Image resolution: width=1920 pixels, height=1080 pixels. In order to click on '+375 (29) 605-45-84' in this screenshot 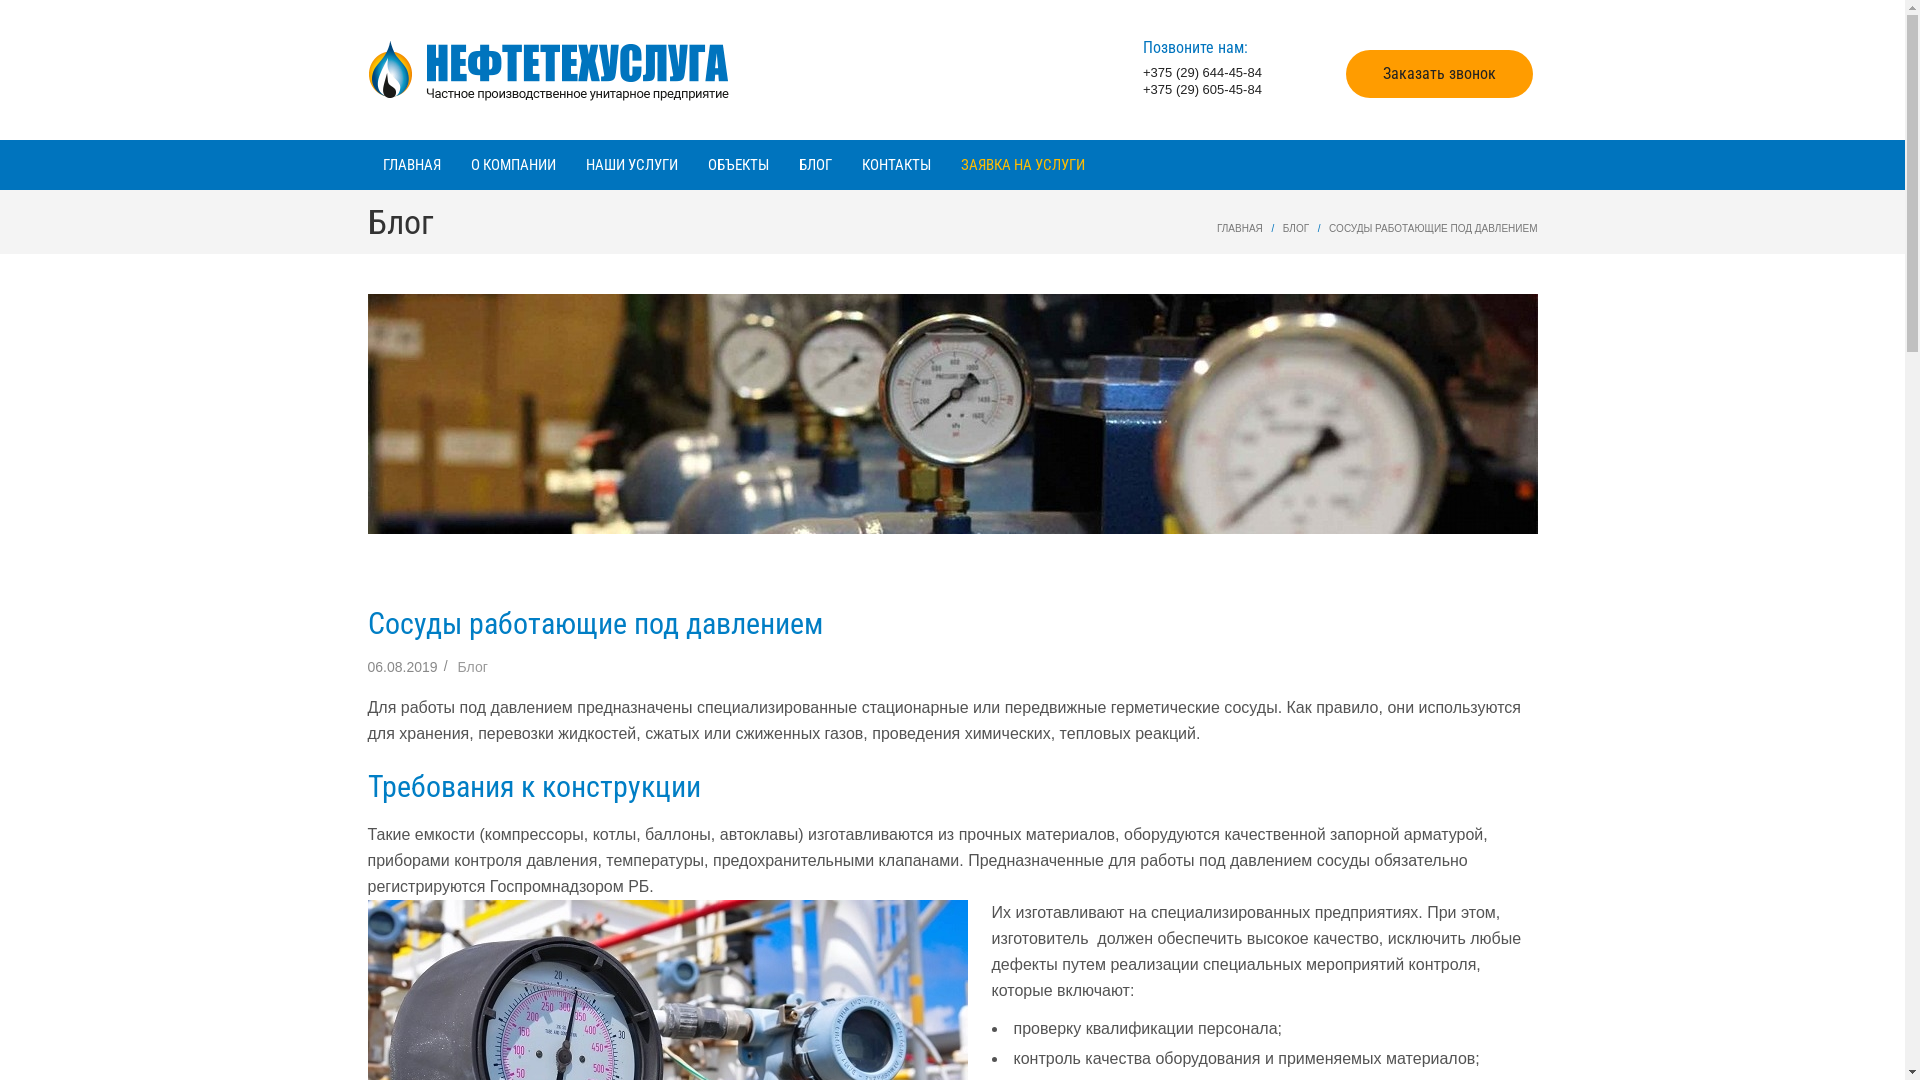, I will do `click(1201, 88)`.